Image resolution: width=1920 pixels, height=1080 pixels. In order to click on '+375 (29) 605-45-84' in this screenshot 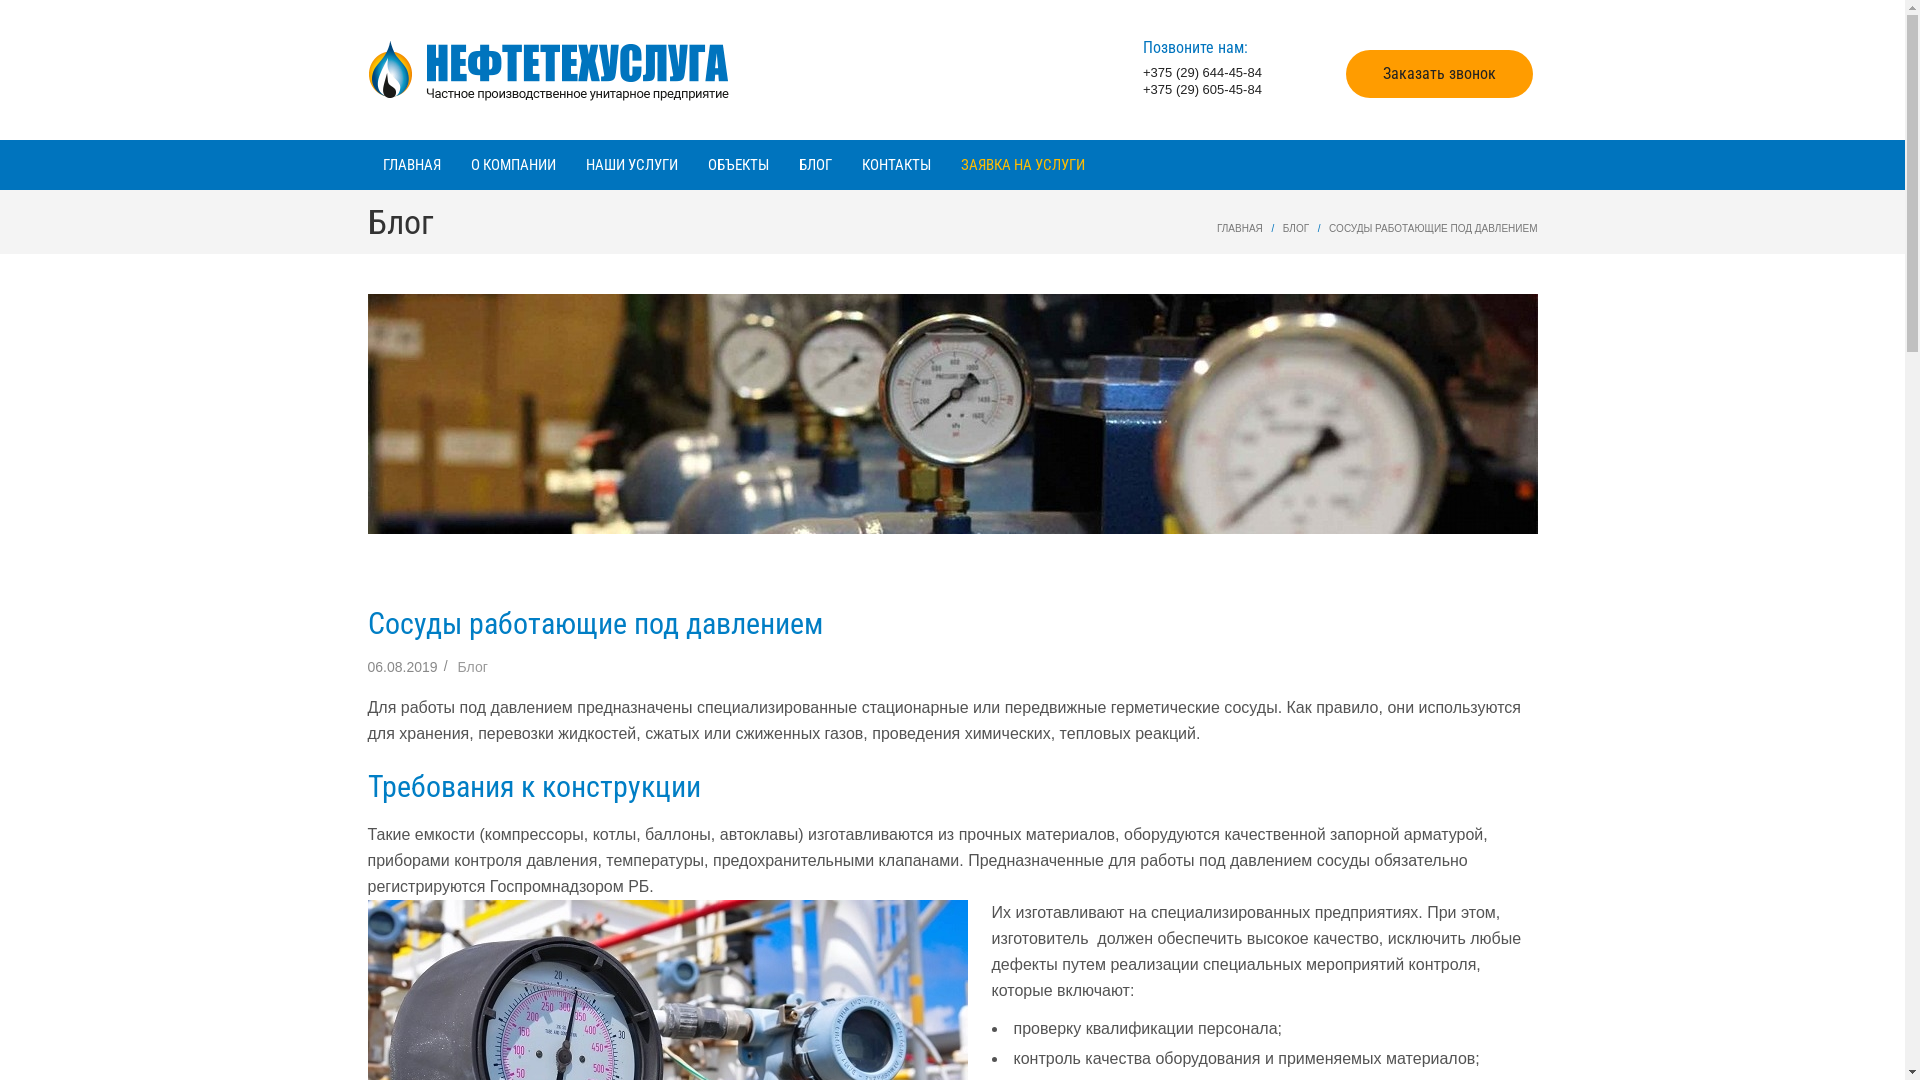, I will do `click(1201, 88)`.